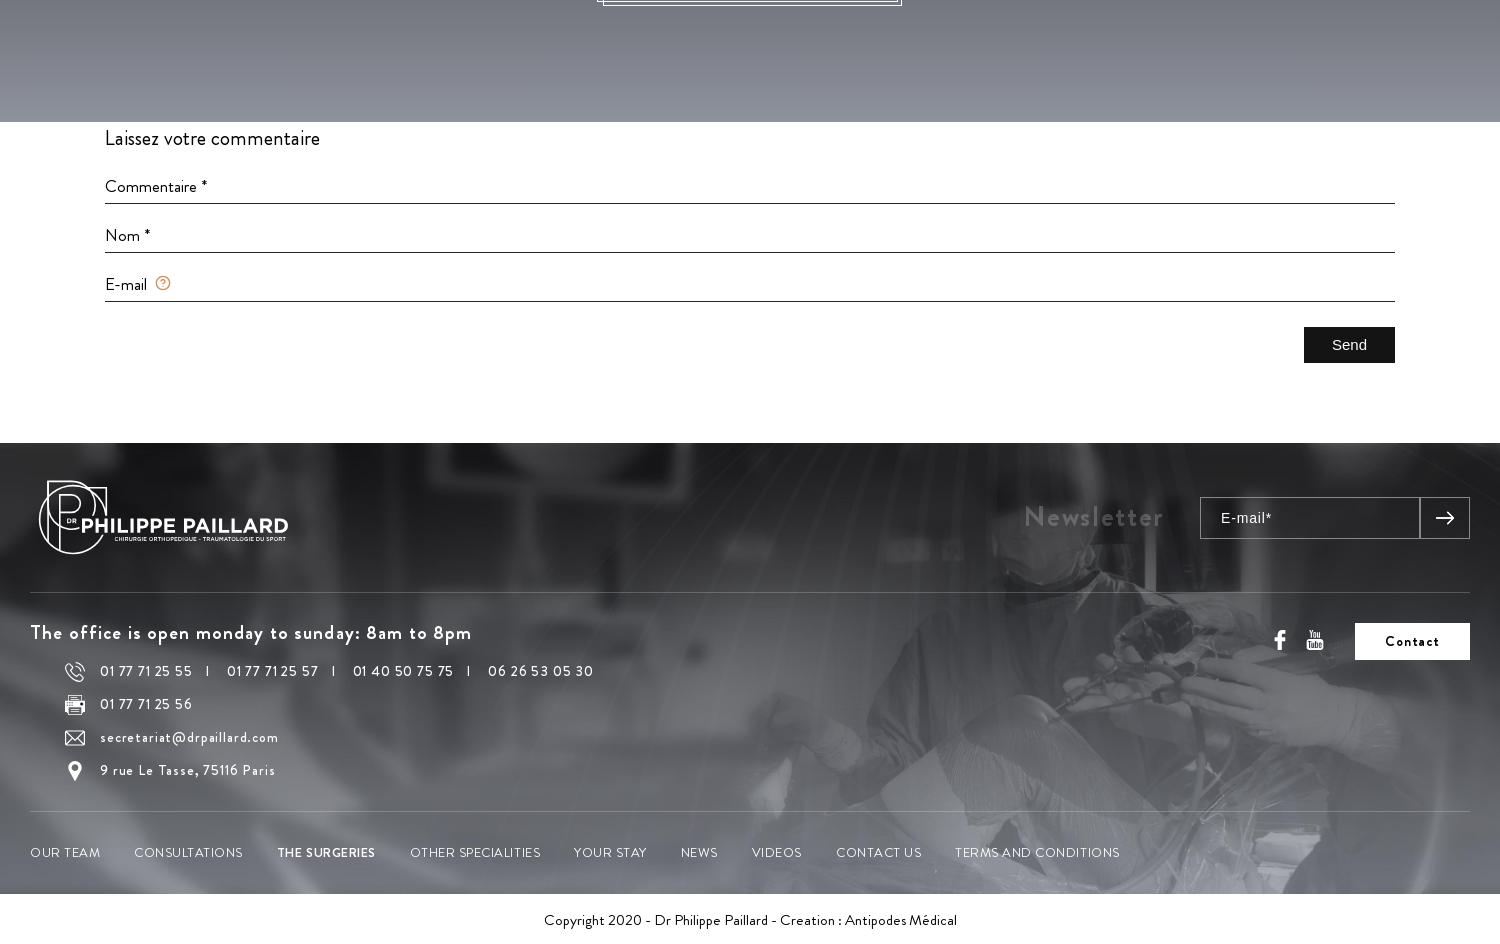 Image resolution: width=1500 pixels, height=944 pixels. Describe the element at coordinates (271, 669) in the screenshot. I see `'01 77 71 25 57'` at that location.